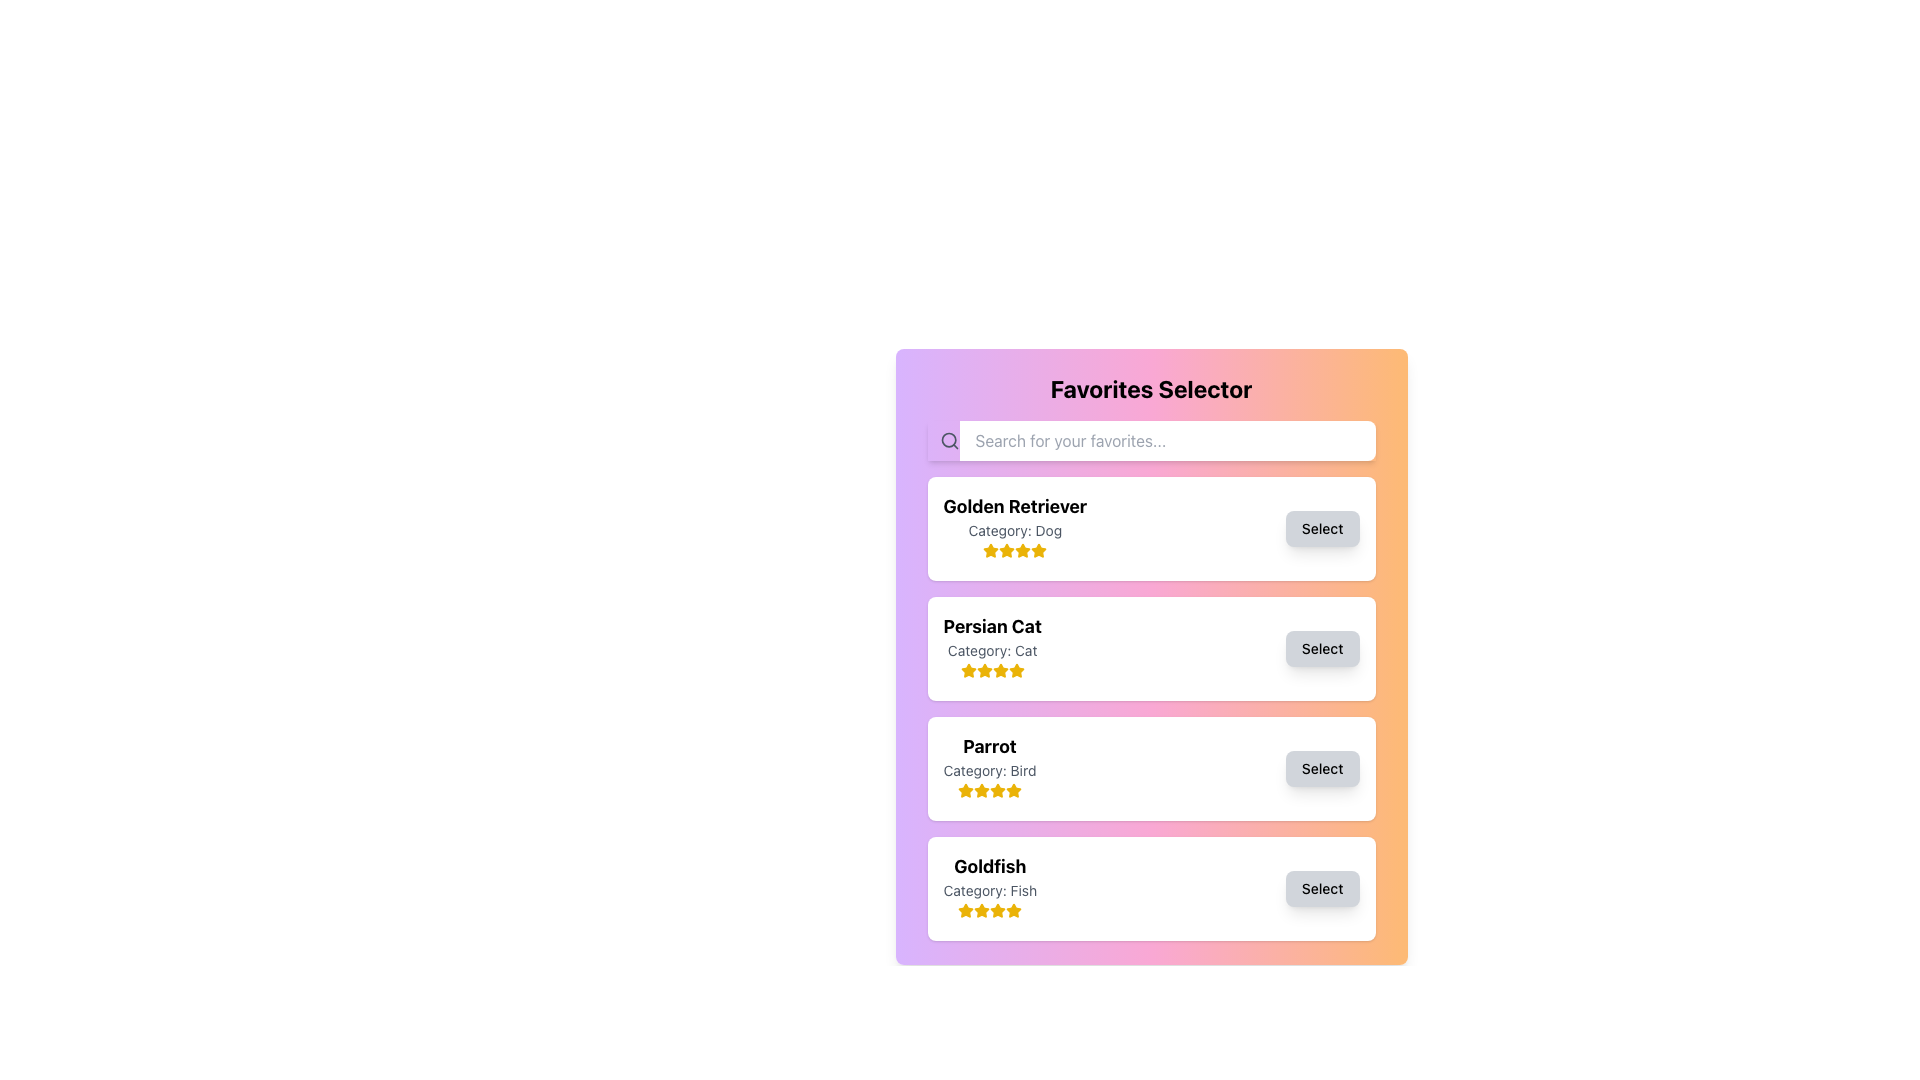 The image size is (1920, 1080). Describe the element at coordinates (1014, 910) in the screenshot. I see `the fifth and final filled yellow star icon in the rating system for the 'Goldfish' entry to interact with it` at that location.